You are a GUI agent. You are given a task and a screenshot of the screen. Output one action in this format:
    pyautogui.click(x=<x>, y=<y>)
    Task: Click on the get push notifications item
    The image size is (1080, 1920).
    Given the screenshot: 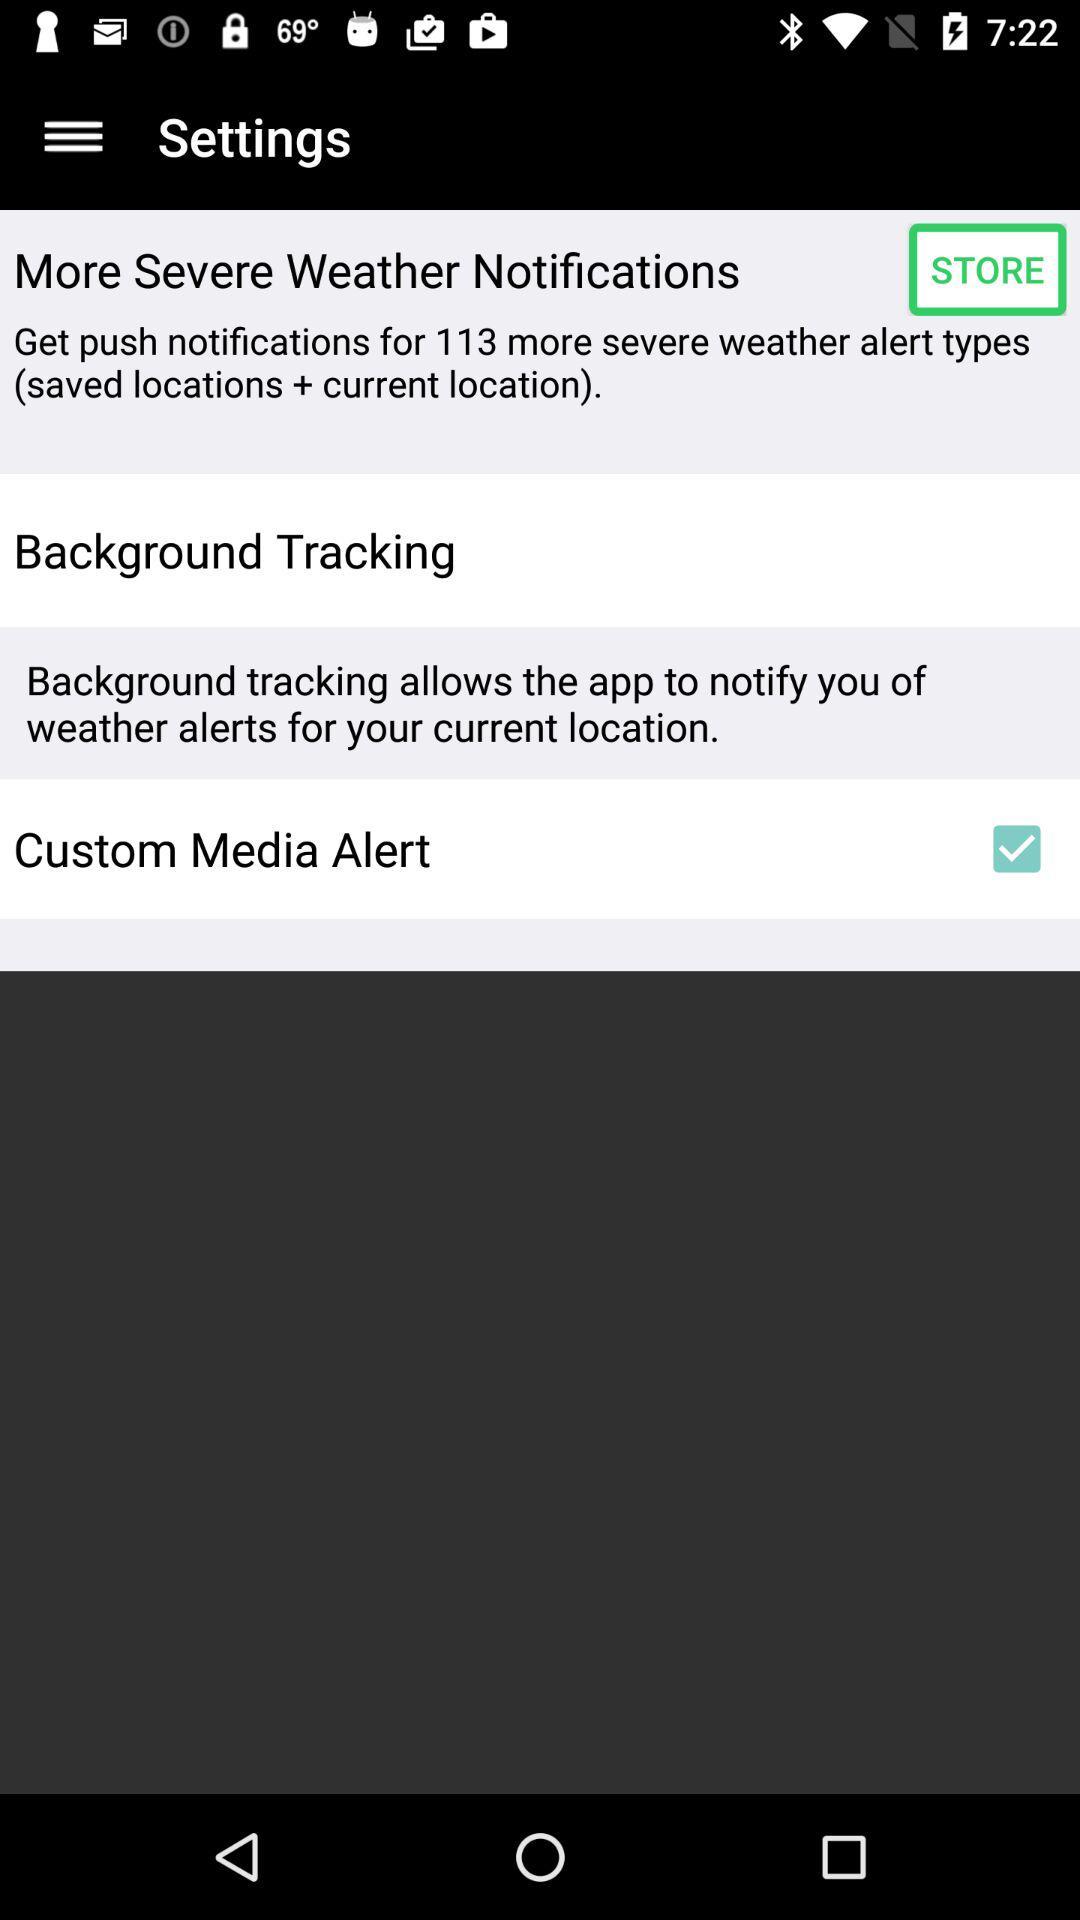 What is the action you would take?
    pyautogui.click(x=540, y=361)
    